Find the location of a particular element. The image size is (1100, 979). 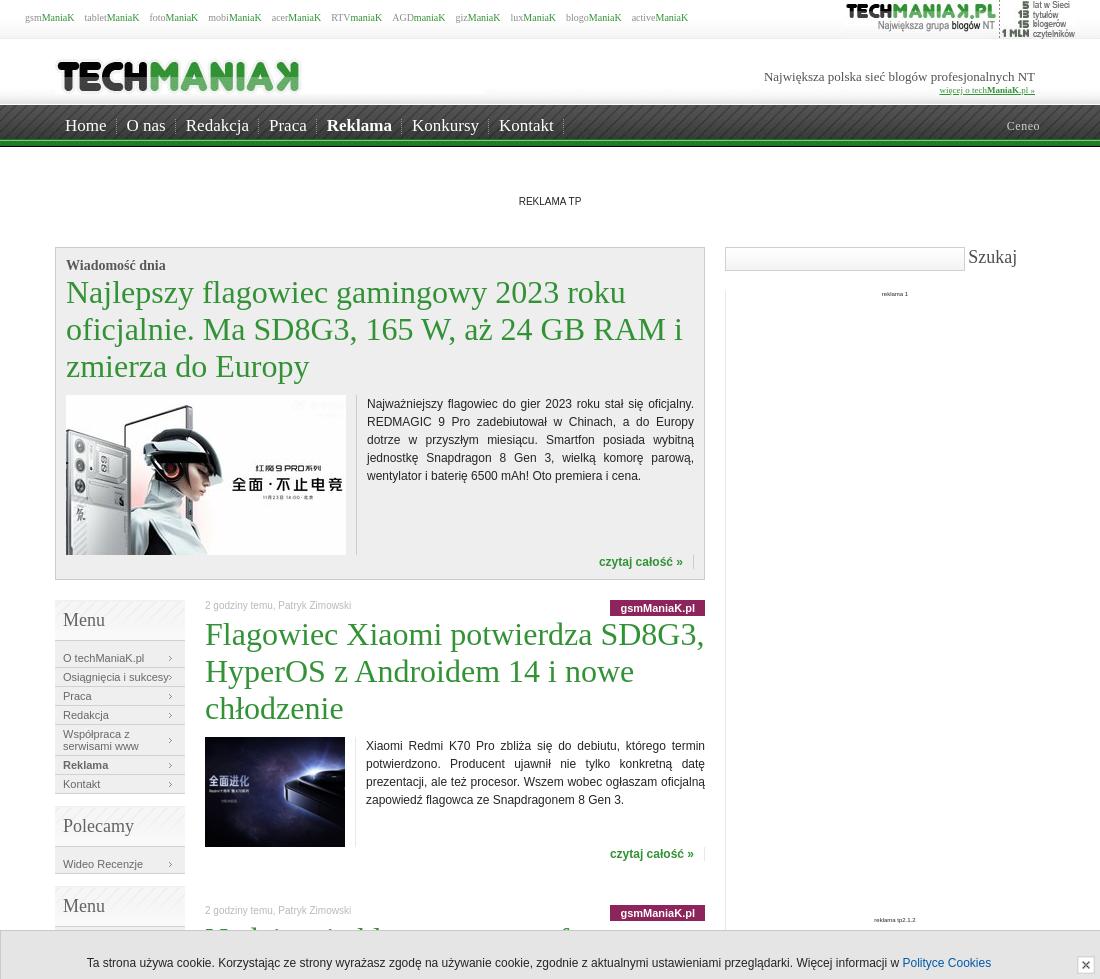

'reklama 1' is located at coordinates (893, 293).